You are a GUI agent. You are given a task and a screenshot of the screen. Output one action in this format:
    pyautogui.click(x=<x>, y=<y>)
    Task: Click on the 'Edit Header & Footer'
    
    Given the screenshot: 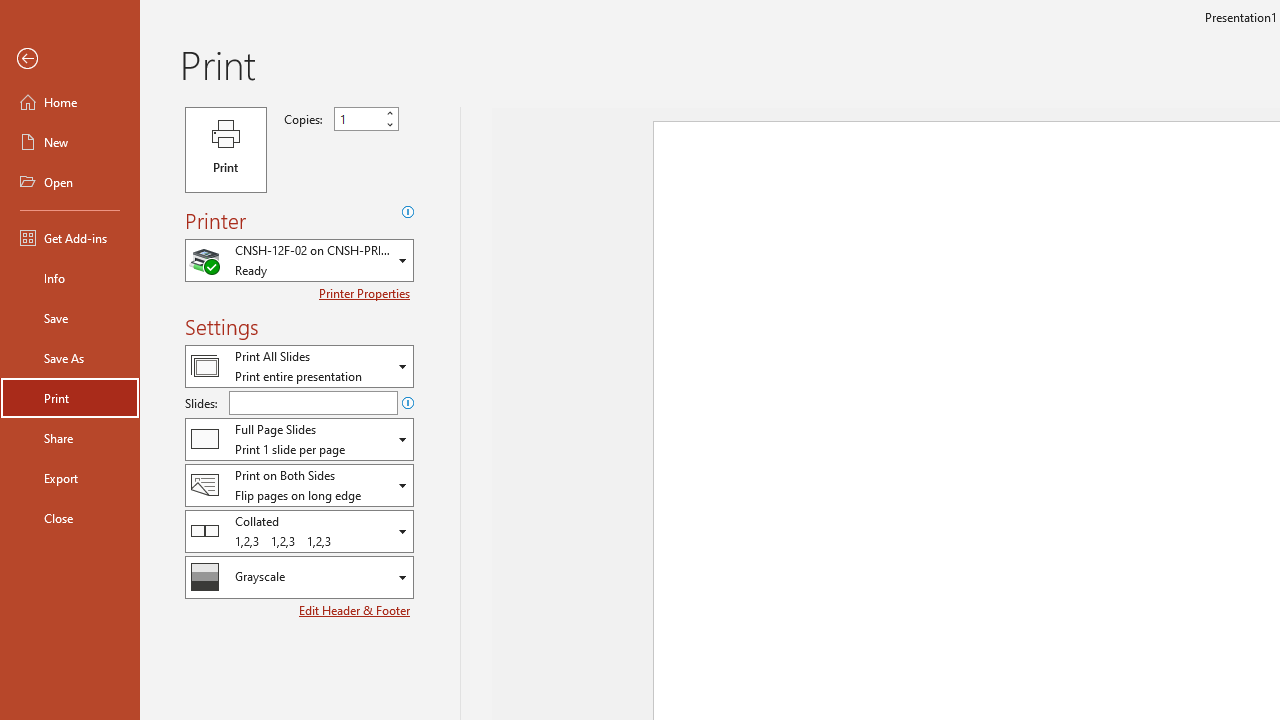 What is the action you would take?
    pyautogui.click(x=356, y=609)
    